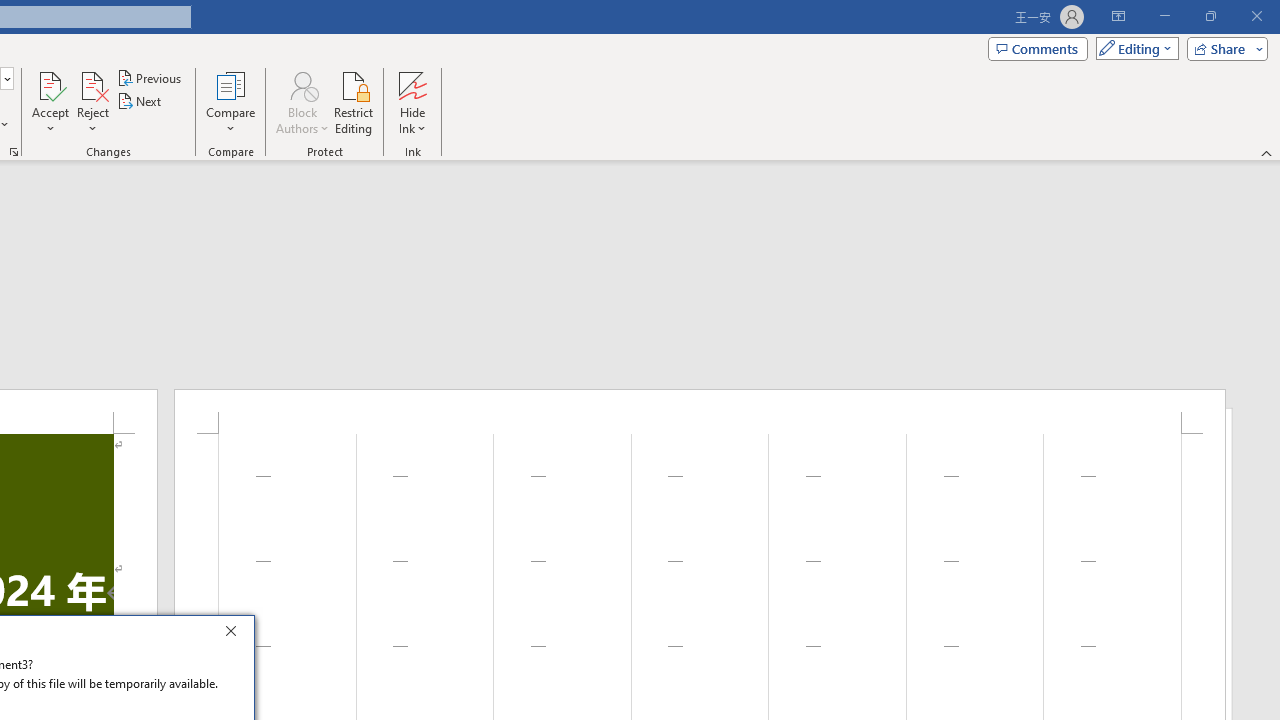 The width and height of the screenshot is (1280, 720). What do you see at coordinates (150, 77) in the screenshot?
I see `'Previous'` at bounding box center [150, 77].